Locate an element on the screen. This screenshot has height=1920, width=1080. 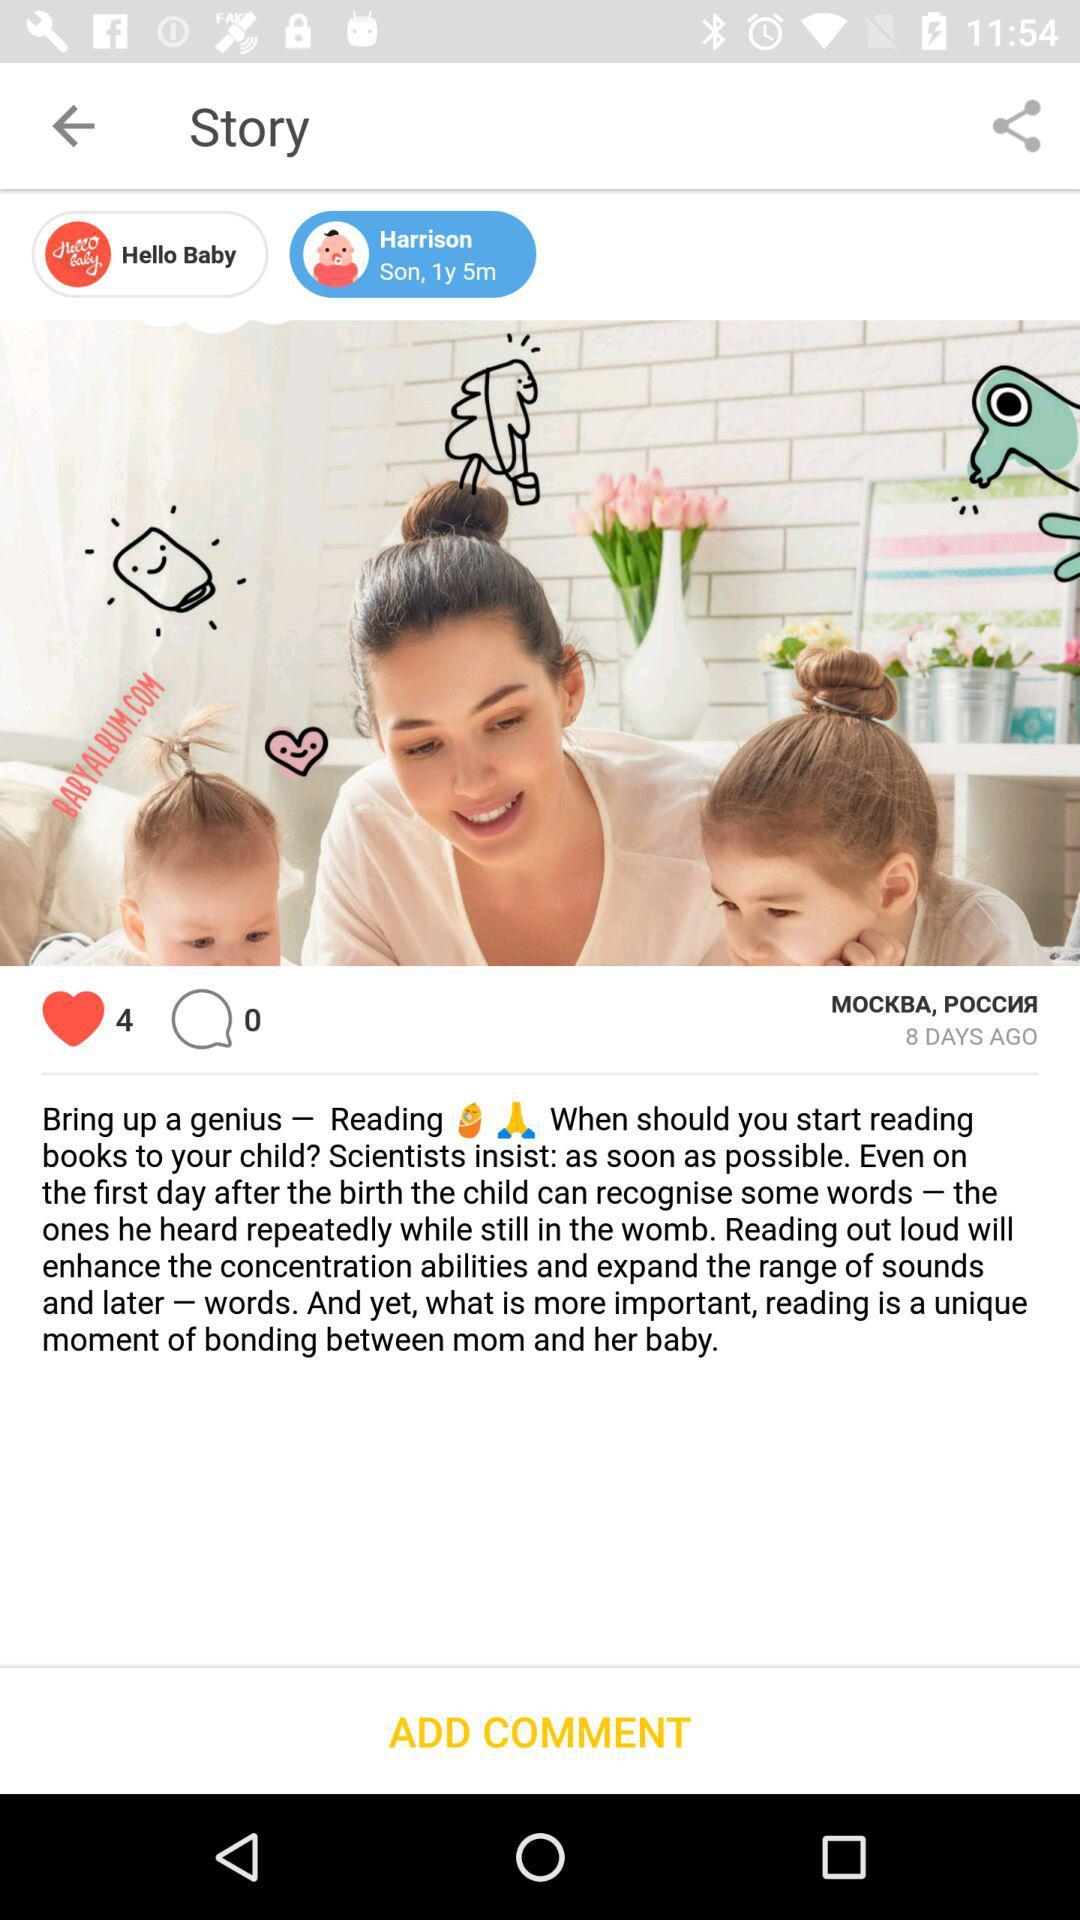
the chat icon is located at coordinates (201, 1019).